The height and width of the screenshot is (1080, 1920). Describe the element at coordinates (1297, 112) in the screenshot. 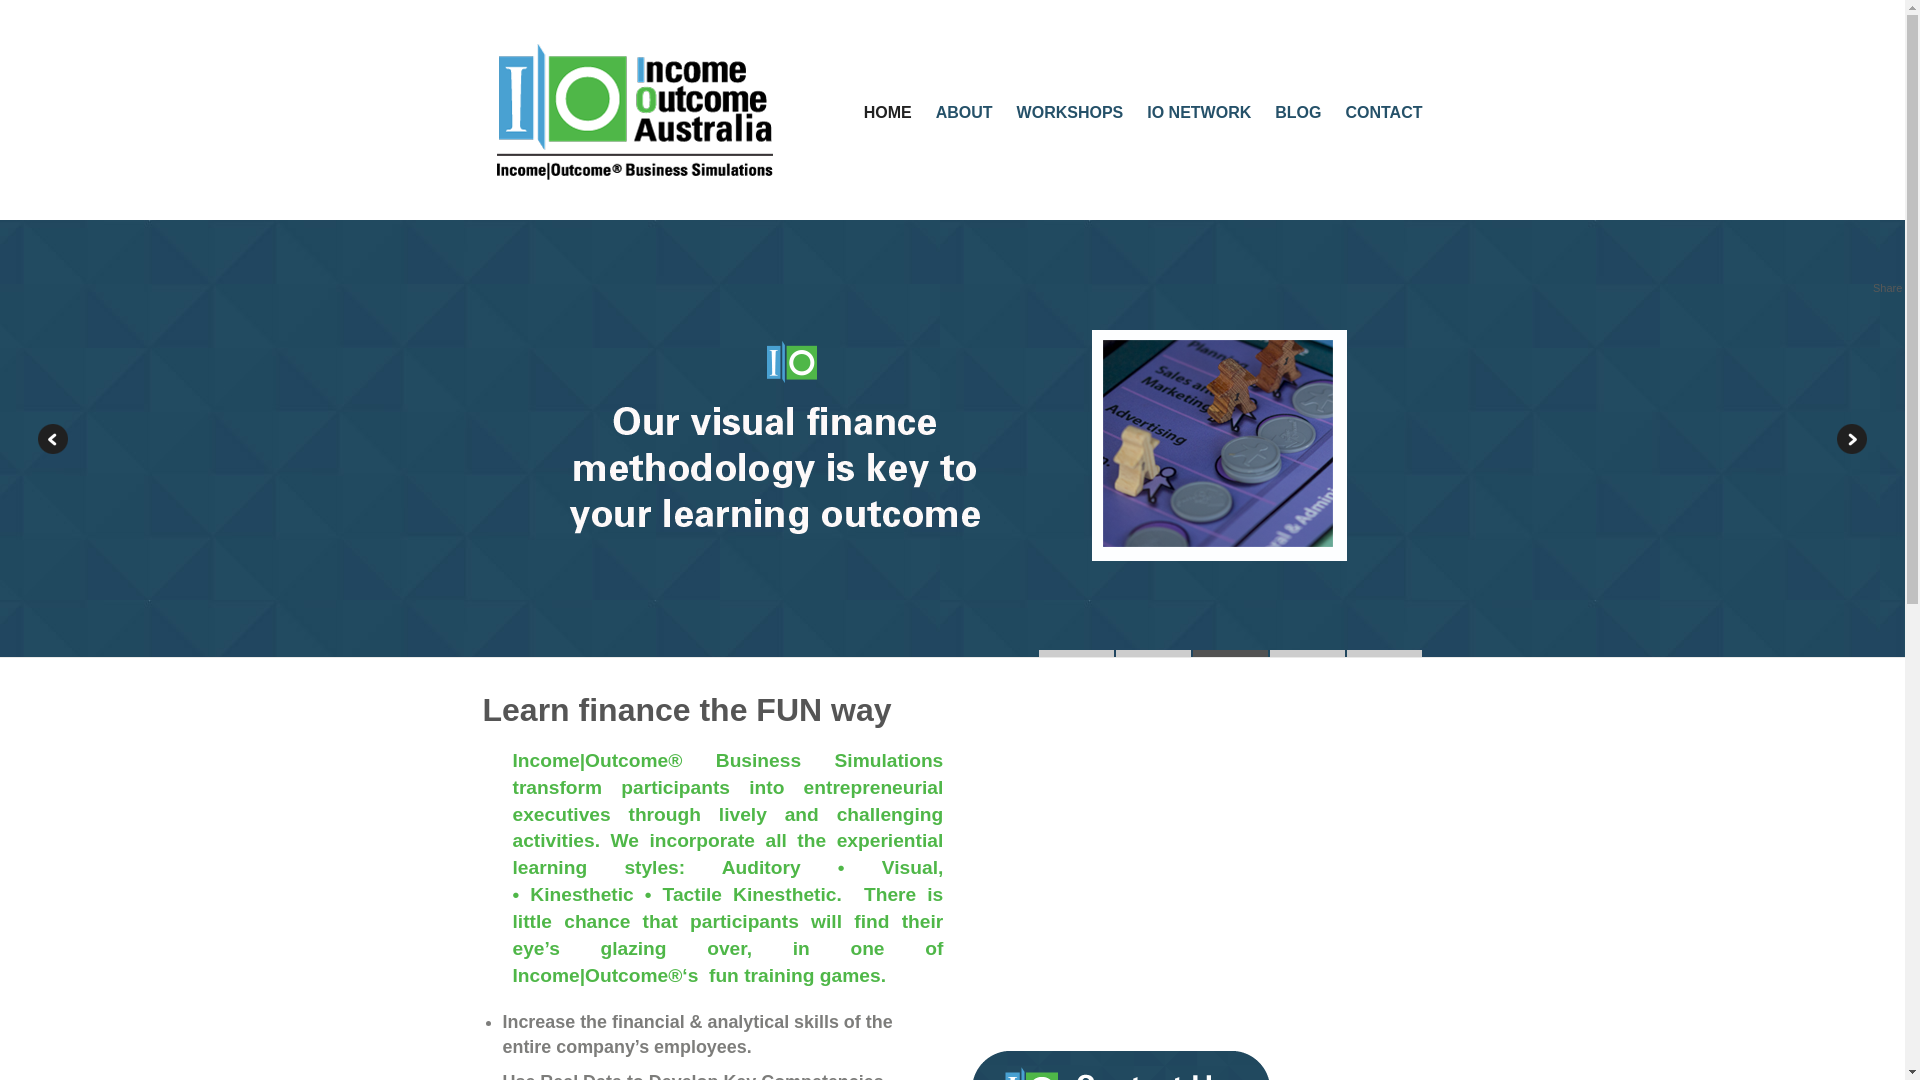

I see `'BLOG'` at that location.